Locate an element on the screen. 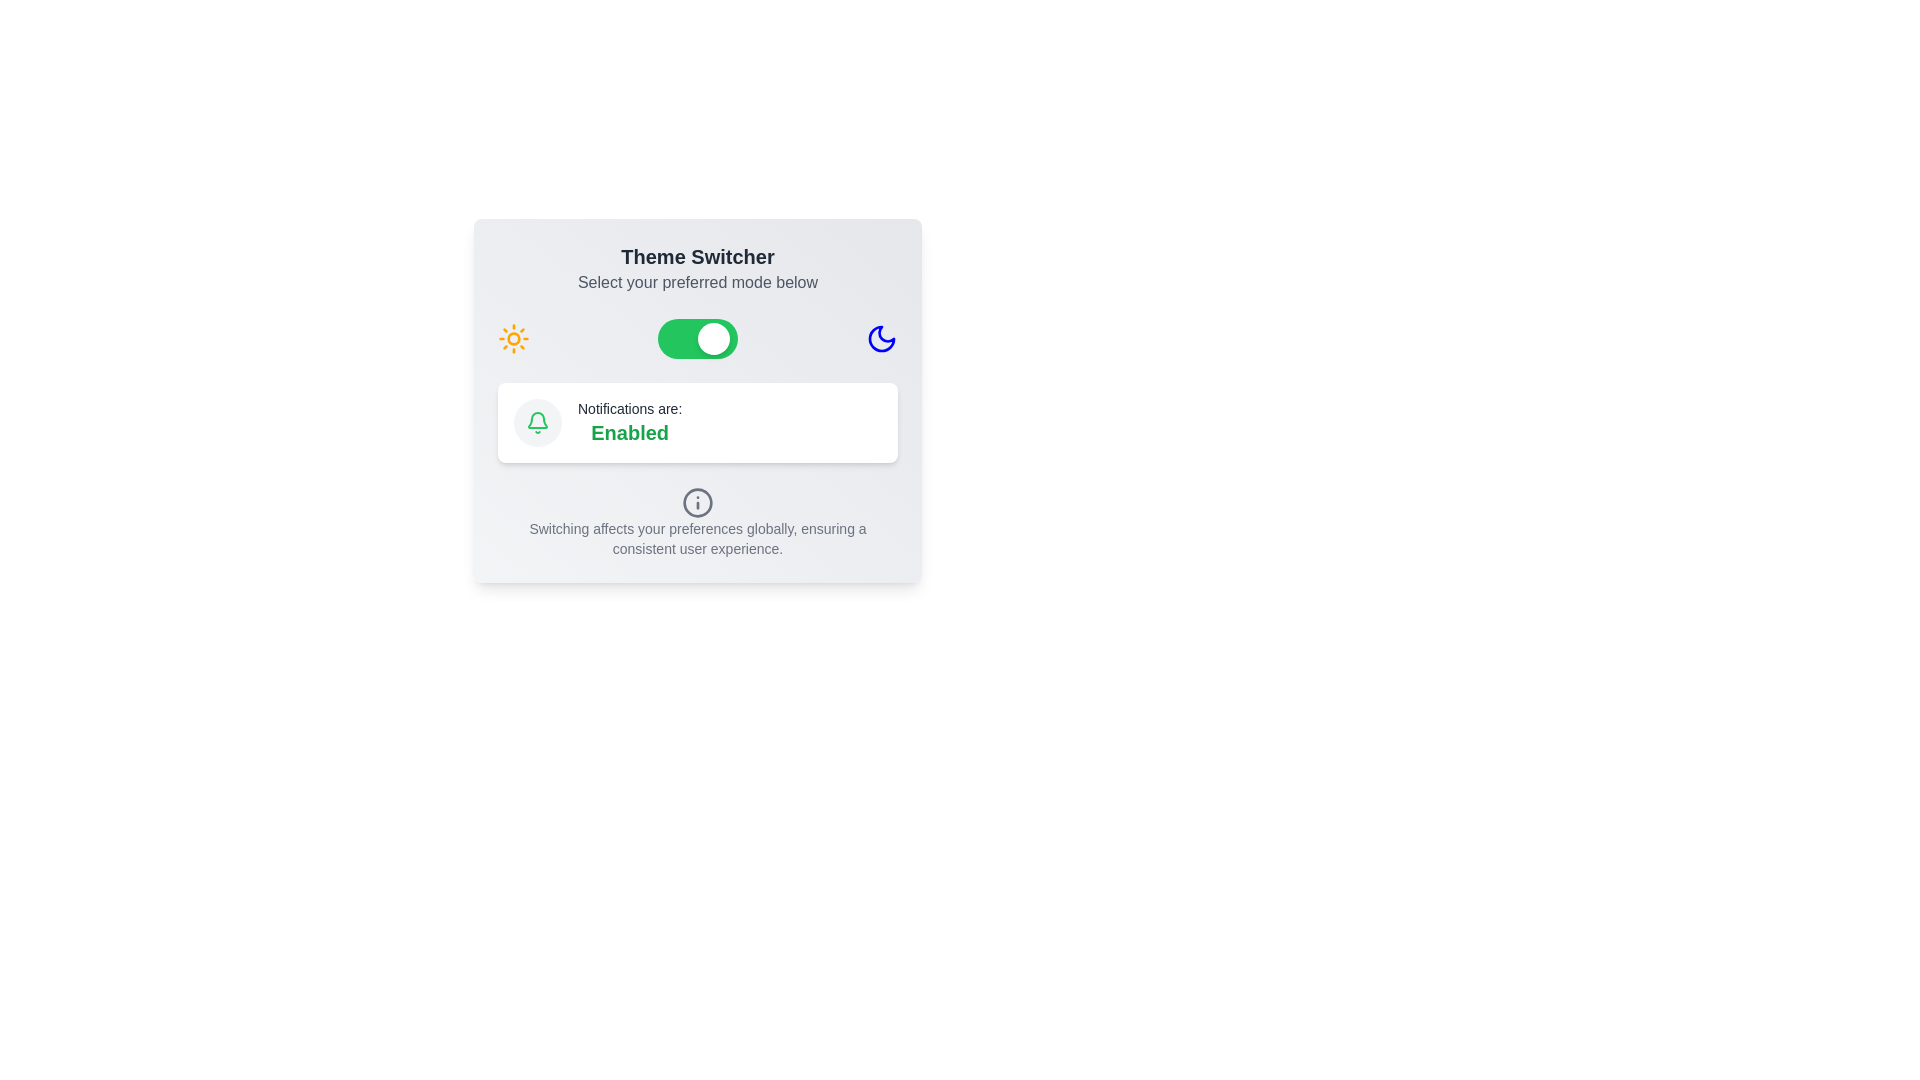 The height and width of the screenshot is (1080, 1920). the gray circular Informational icon with an 'i' symbol is located at coordinates (697, 501).